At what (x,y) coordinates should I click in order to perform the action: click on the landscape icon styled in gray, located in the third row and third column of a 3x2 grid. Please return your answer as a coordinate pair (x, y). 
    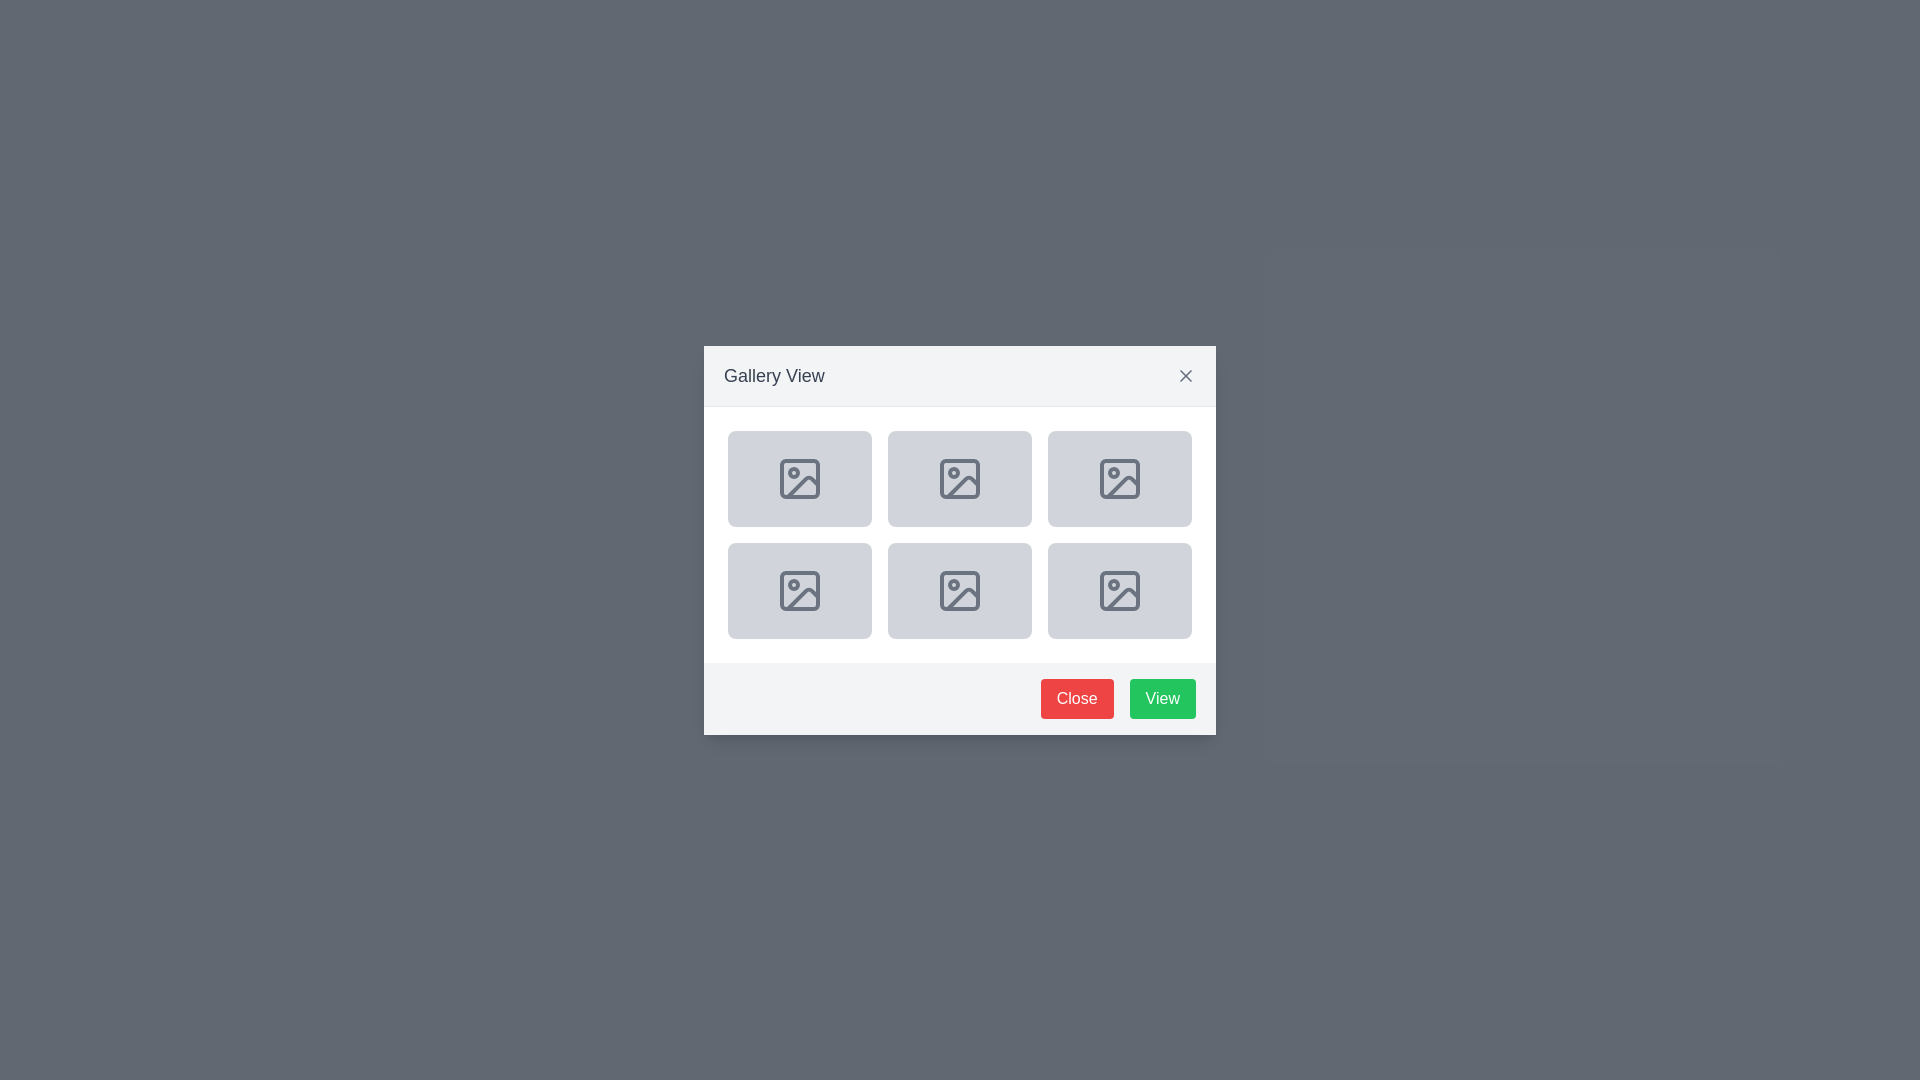
    Looking at the image, I should click on (963, 596).